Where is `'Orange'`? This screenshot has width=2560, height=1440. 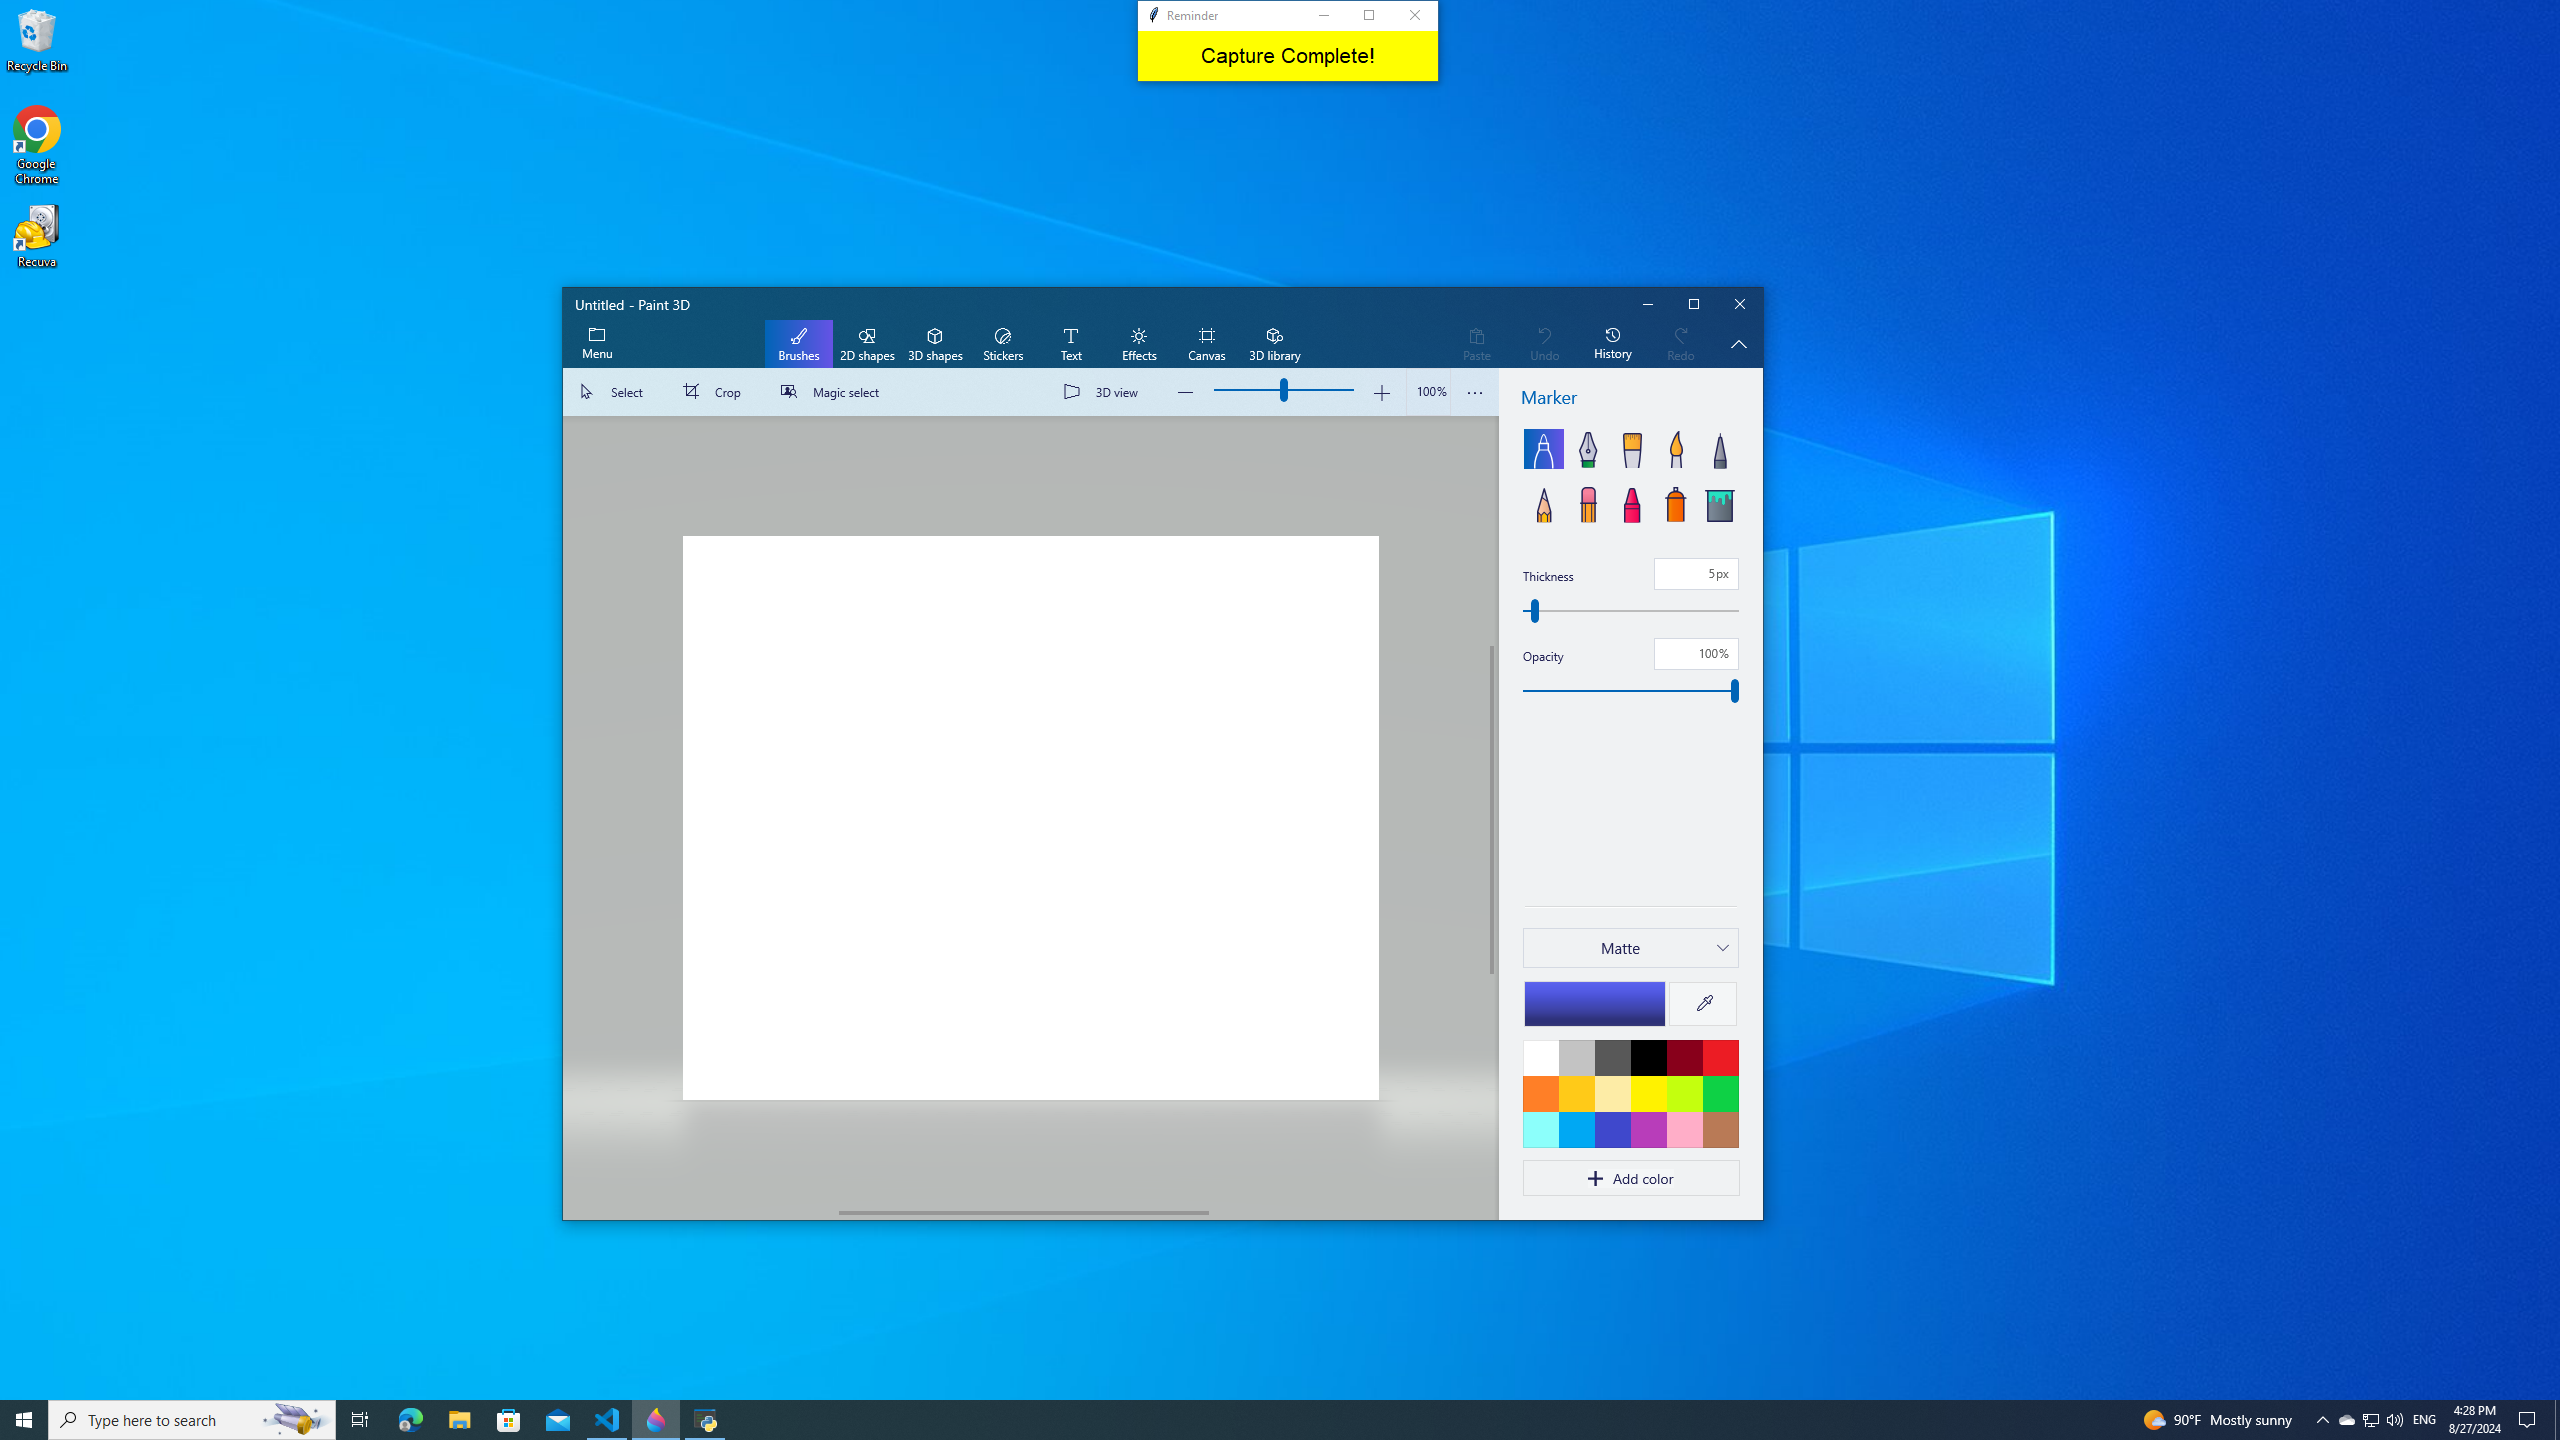
'Orange' is located at coordinates (1540, 1092).